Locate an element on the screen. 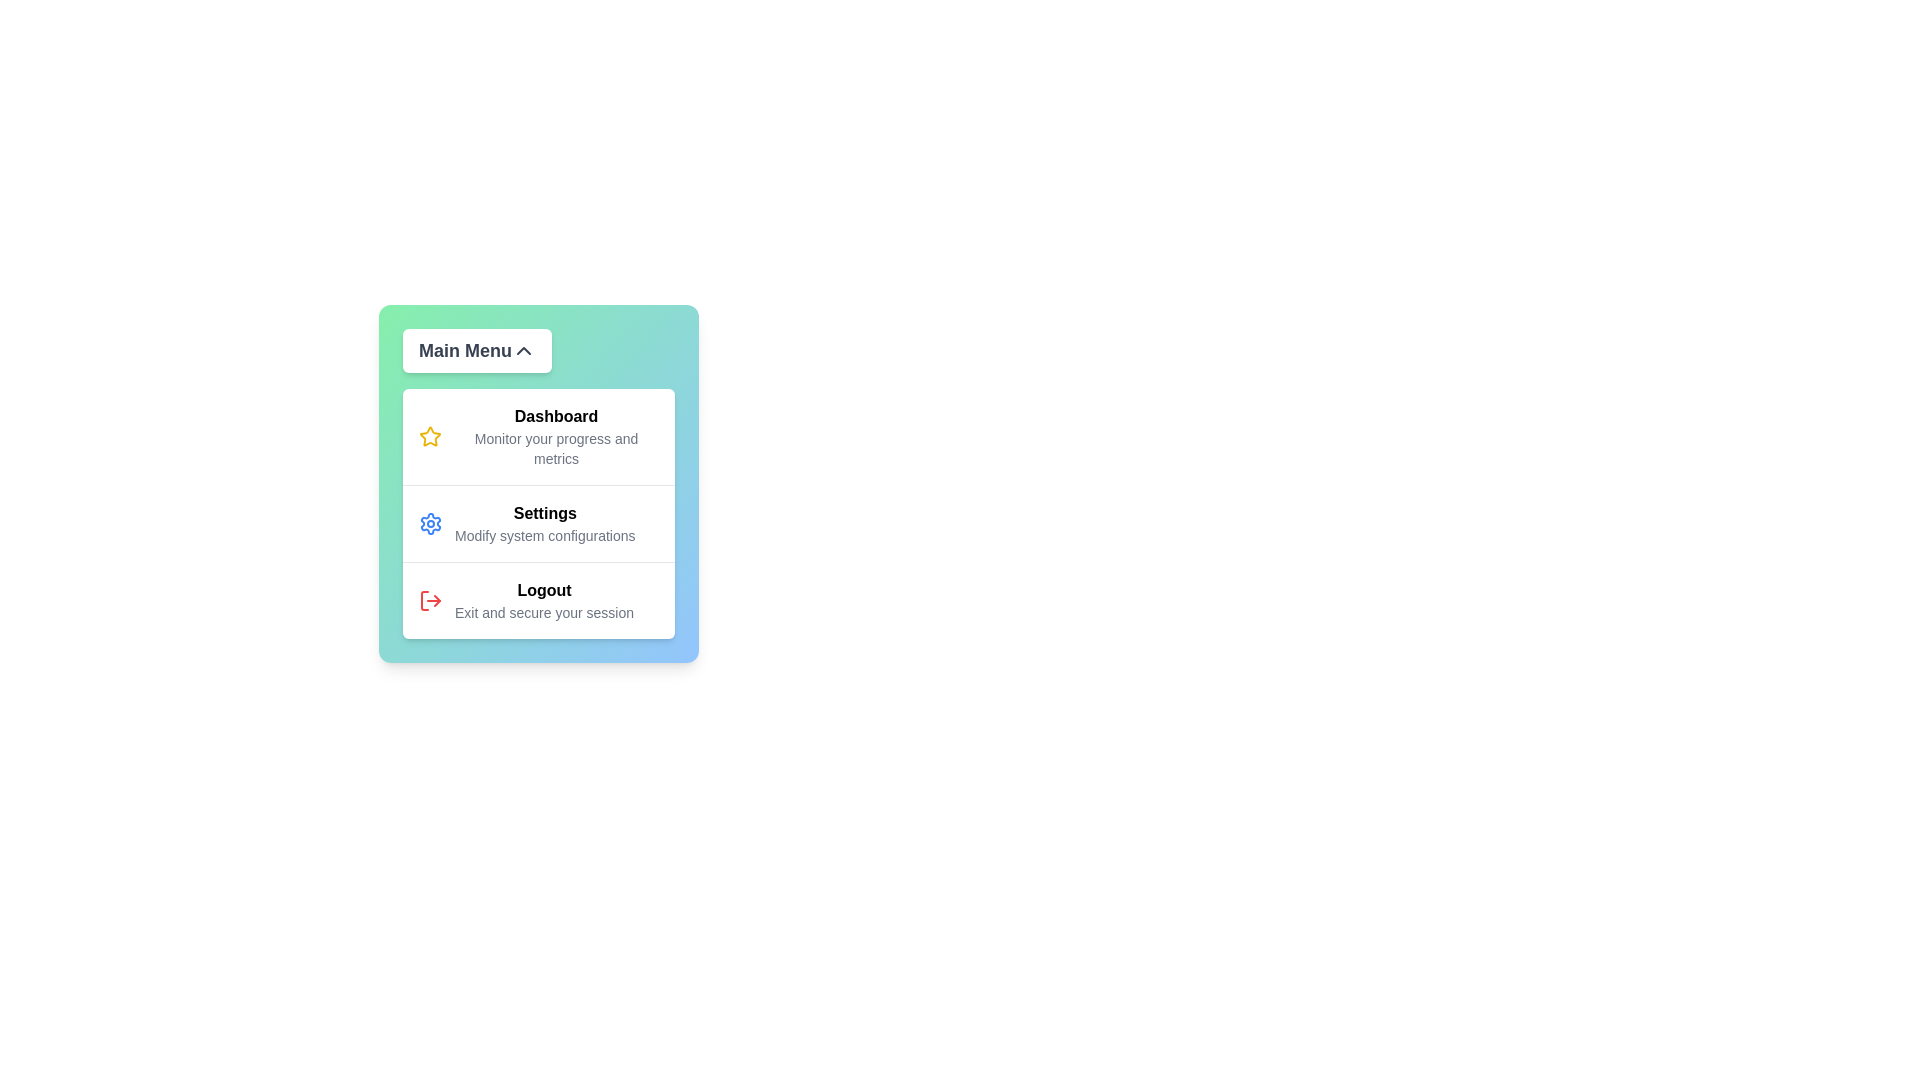  the menu item Dashboard to observe its hover effect is located at coordinates (538, 435).